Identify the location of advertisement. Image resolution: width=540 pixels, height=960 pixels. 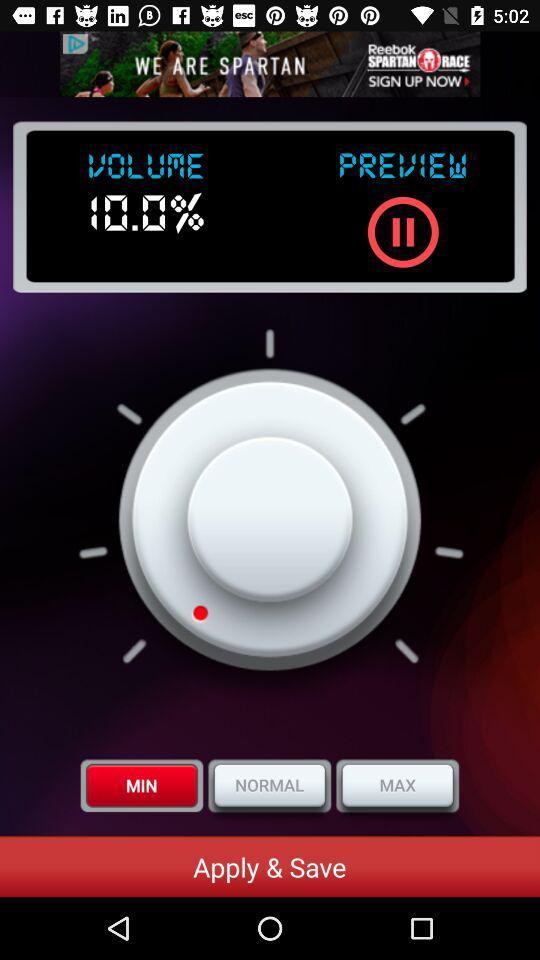
(270, 64).